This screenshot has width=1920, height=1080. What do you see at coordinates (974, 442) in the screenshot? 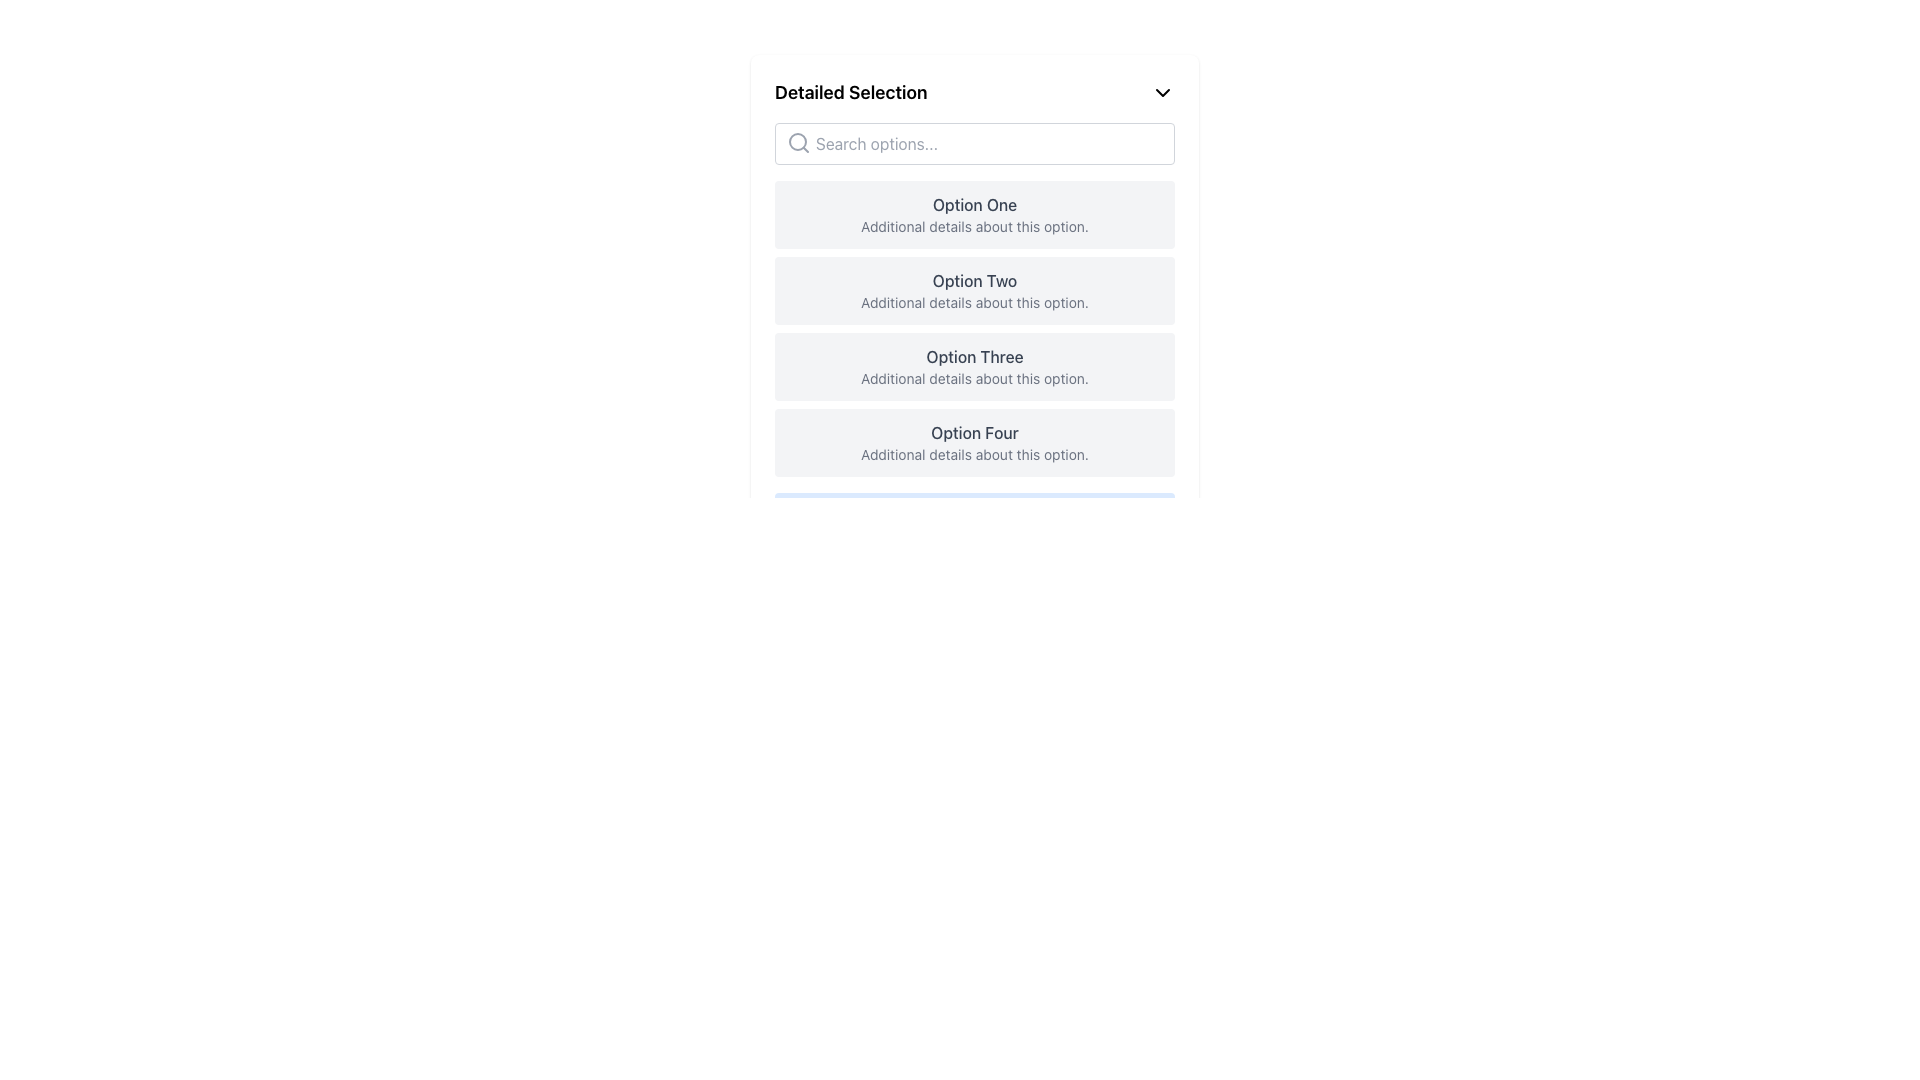
I see `and focus on the list item labeled 'Option Four' using keyboard navigation` at bounding box center [974, 442].